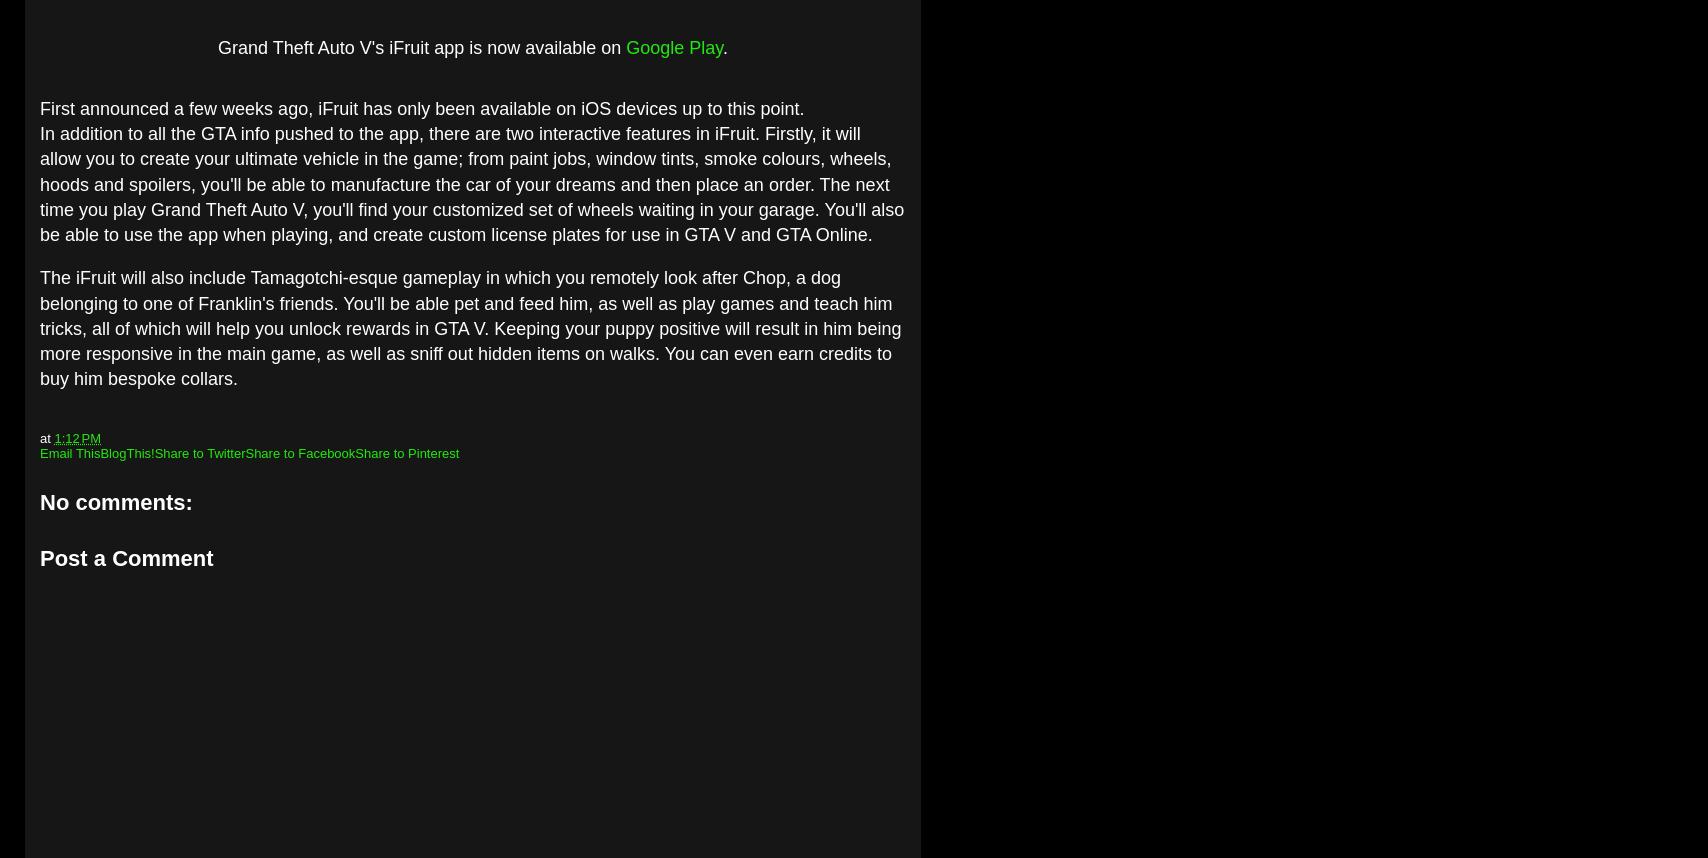 The width and height of the screenshot is (1708, 858). Describe the element at coordinates (470, 184) in the screenshot. I see `'In addition to all the GTA info pushed to the app, there are two 
interactive features in iFruit. Firstly, it will allow you to create 
your ultimate vehicle in the game; from paint jobs, window tints, smoke 
colours, wheels, hoods and spoilers, you'll be able to manufacture the 
car of your dreams and then place an order. The next time you play Grand Theft Auto V,
 you'll find your customized set of wheels waiting in your garage. 
You'll also be able to use the app when playing, and create custom 
license plates for use in GTA V and GTA Online.'` at that location.